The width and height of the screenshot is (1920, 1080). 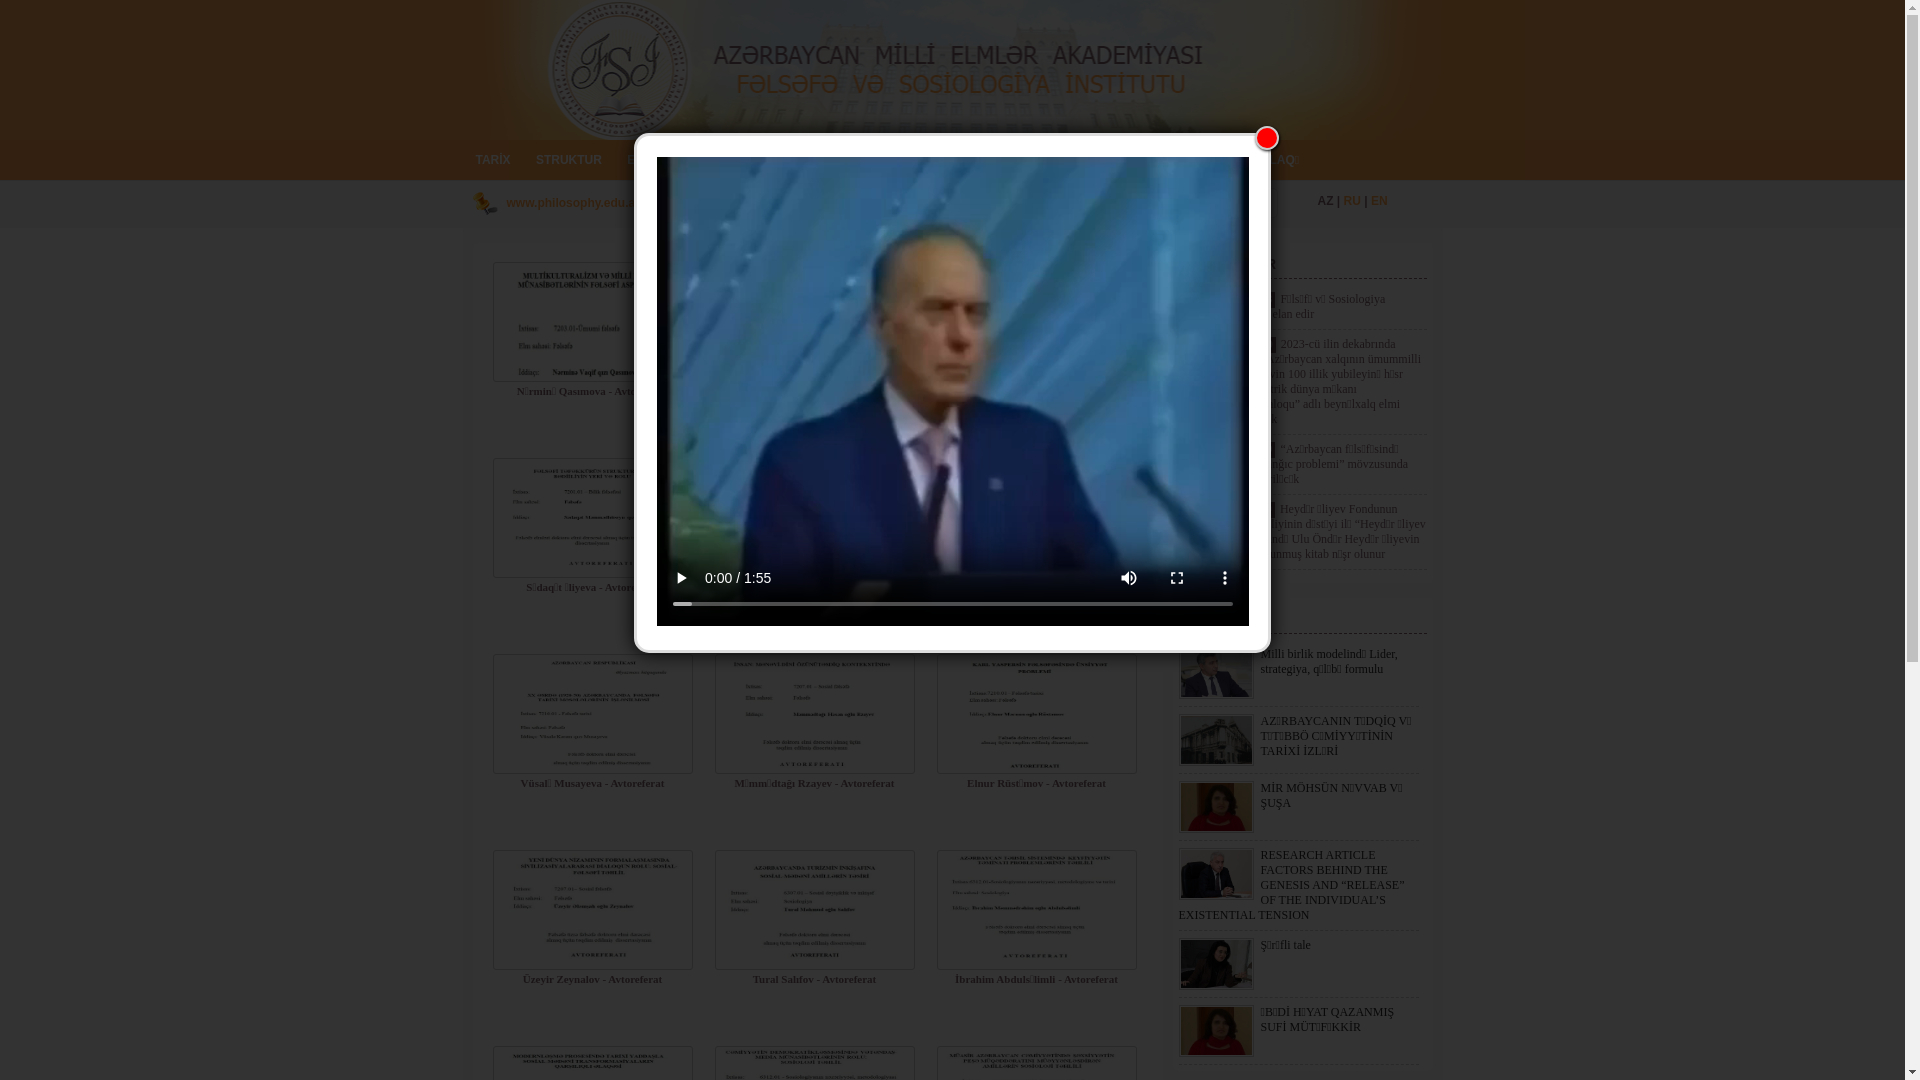 What do you see at coordinates (1266, 137) in the screenshot?
I see `'X'` at bounding box center [1266, 137].